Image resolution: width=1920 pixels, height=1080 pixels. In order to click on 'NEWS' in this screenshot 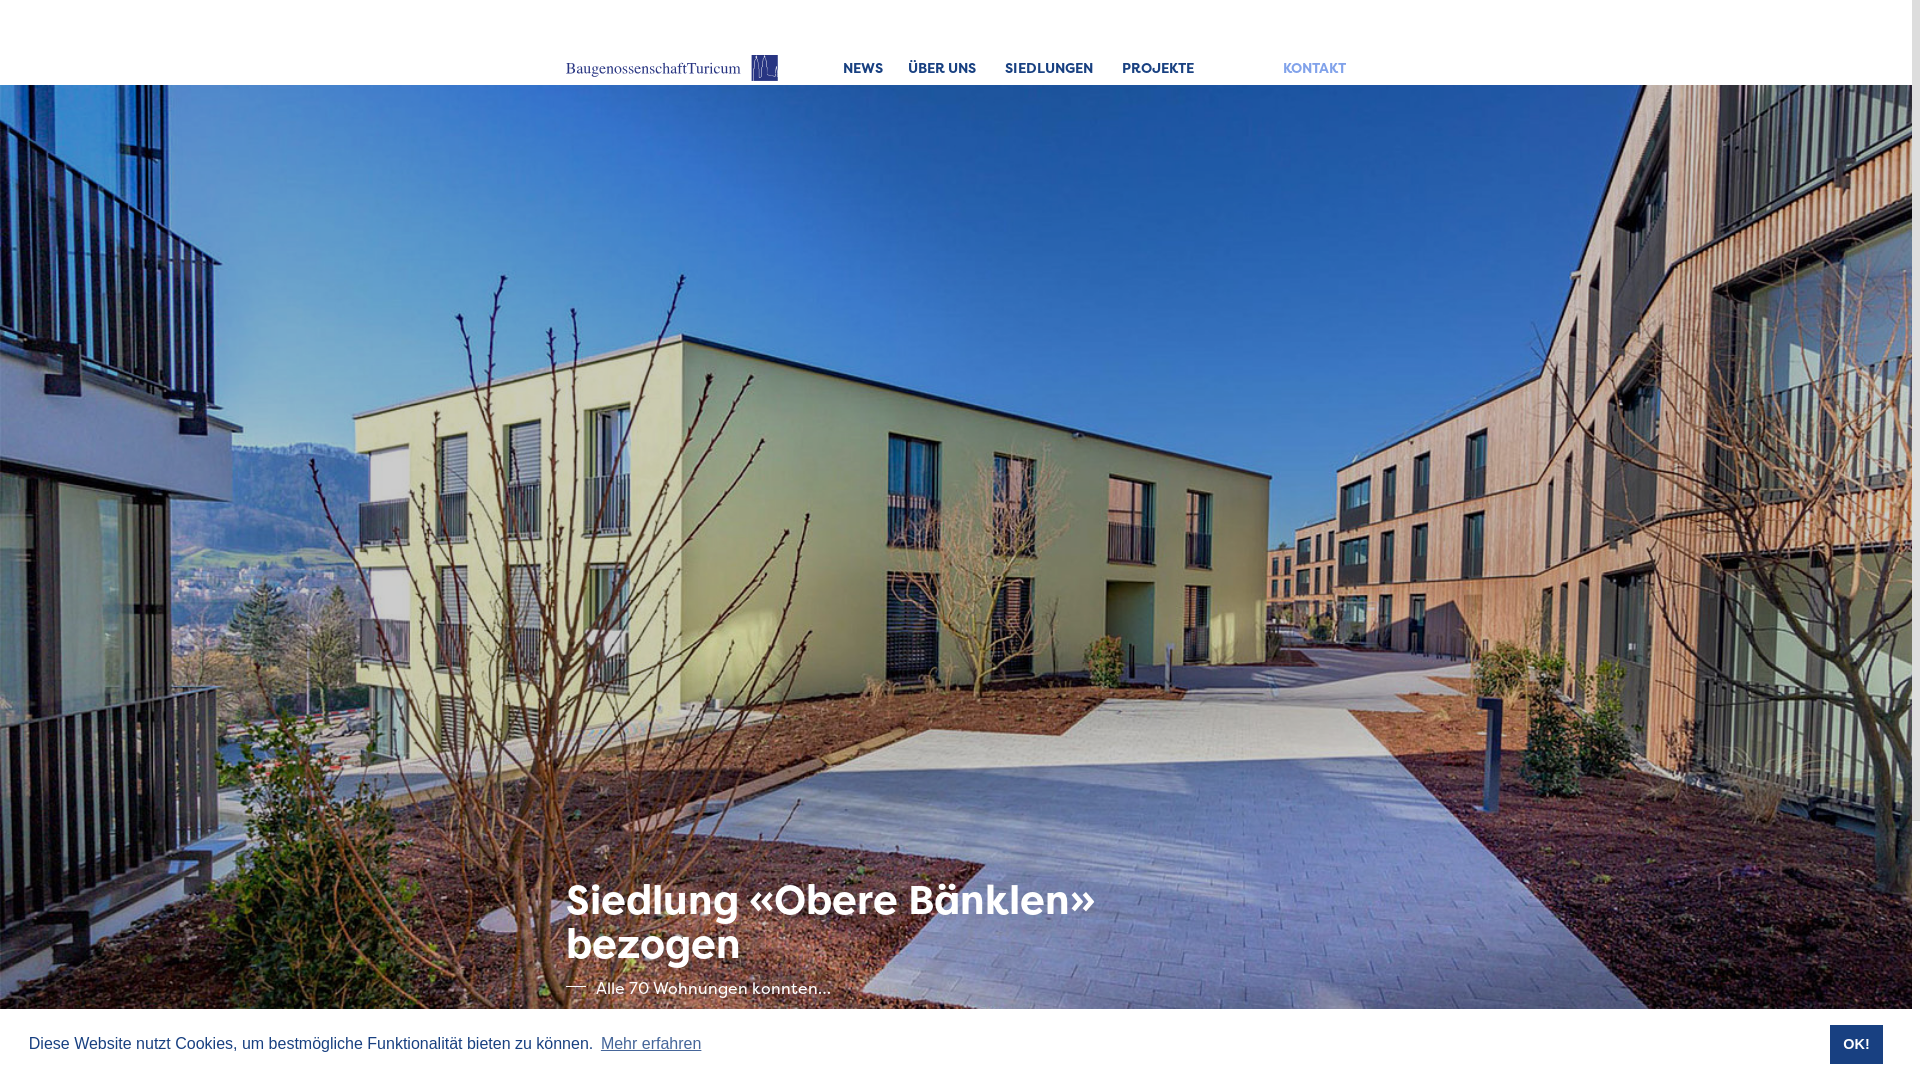, I will do `click(863, 67)`.